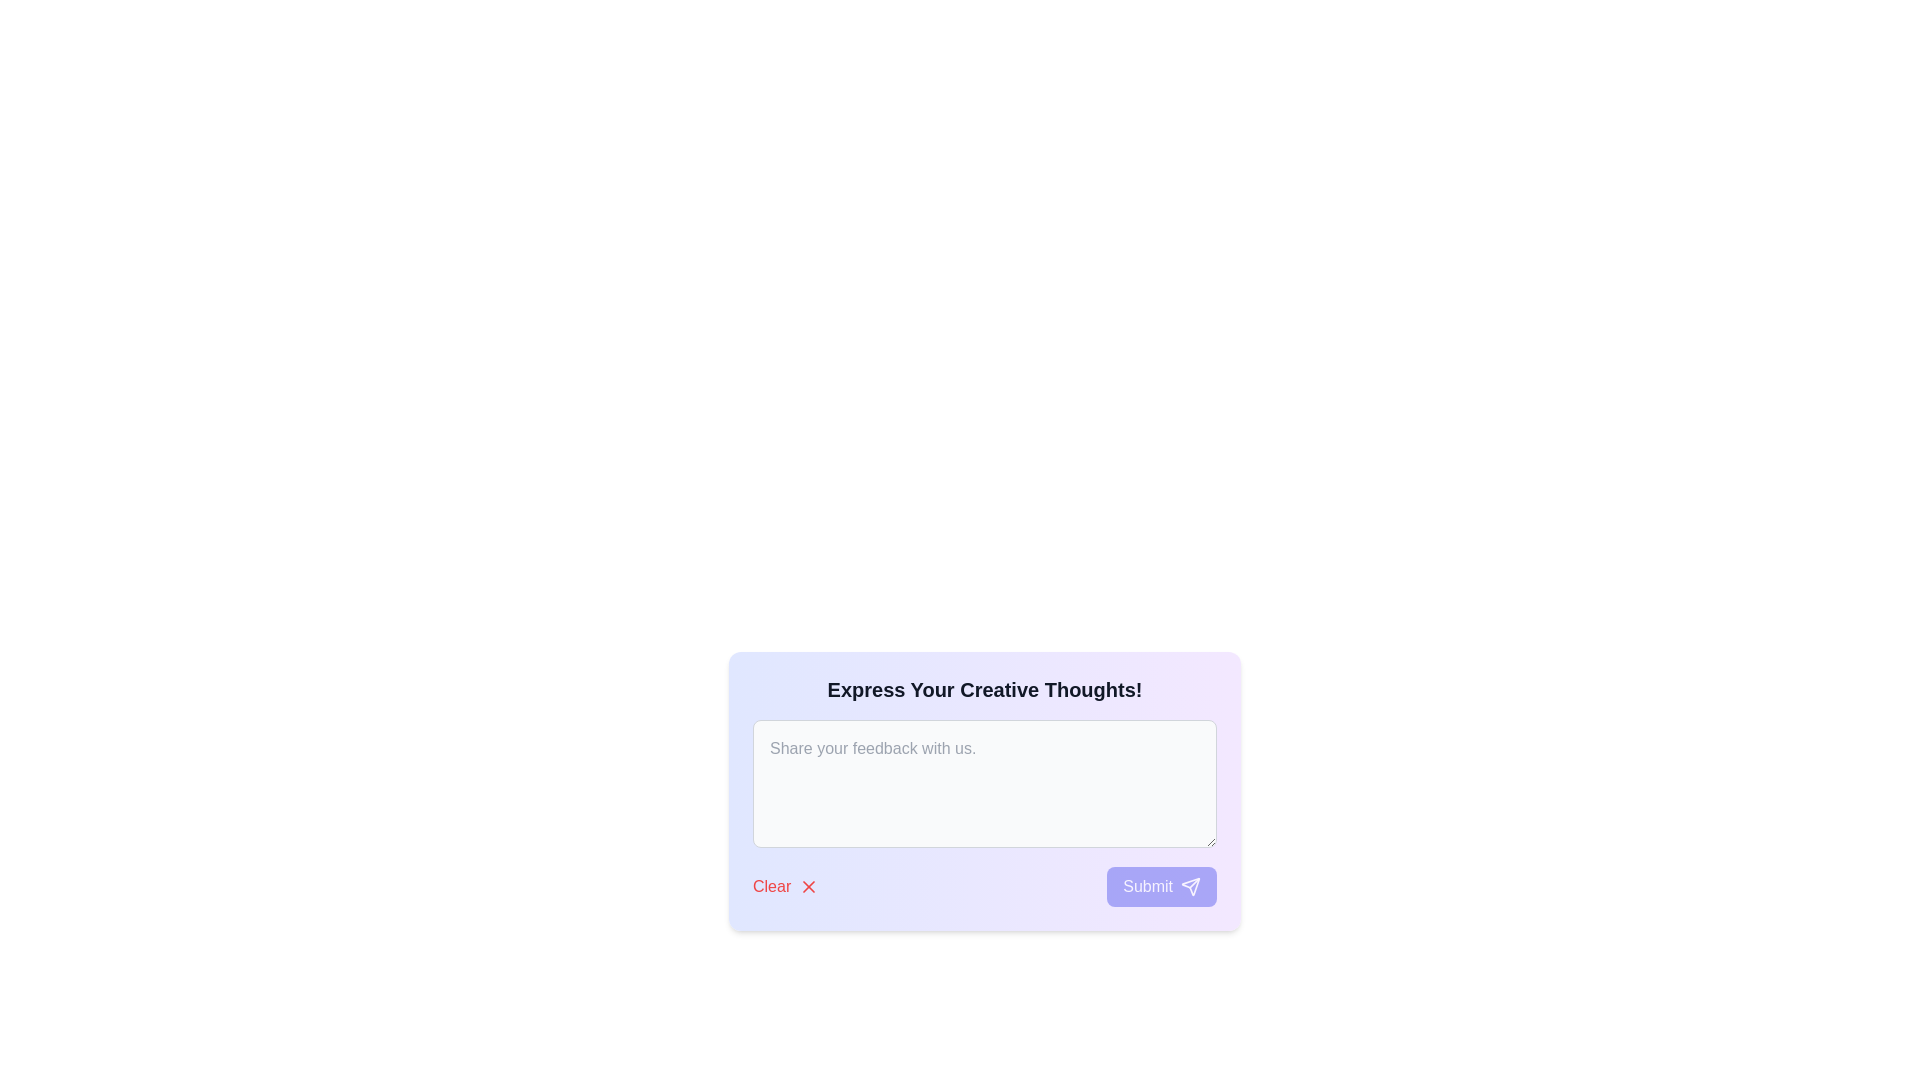 Image resolution: width=1920 pixels, height=1080 pixels. What do you see at coordinates (1162, 886) in the screenshot?
I see `the 'Submit' button with a rounded rectangular shape and a gradient background from blue to purple, containing white text and an arrow icon` at bounding box center [1162, 886].